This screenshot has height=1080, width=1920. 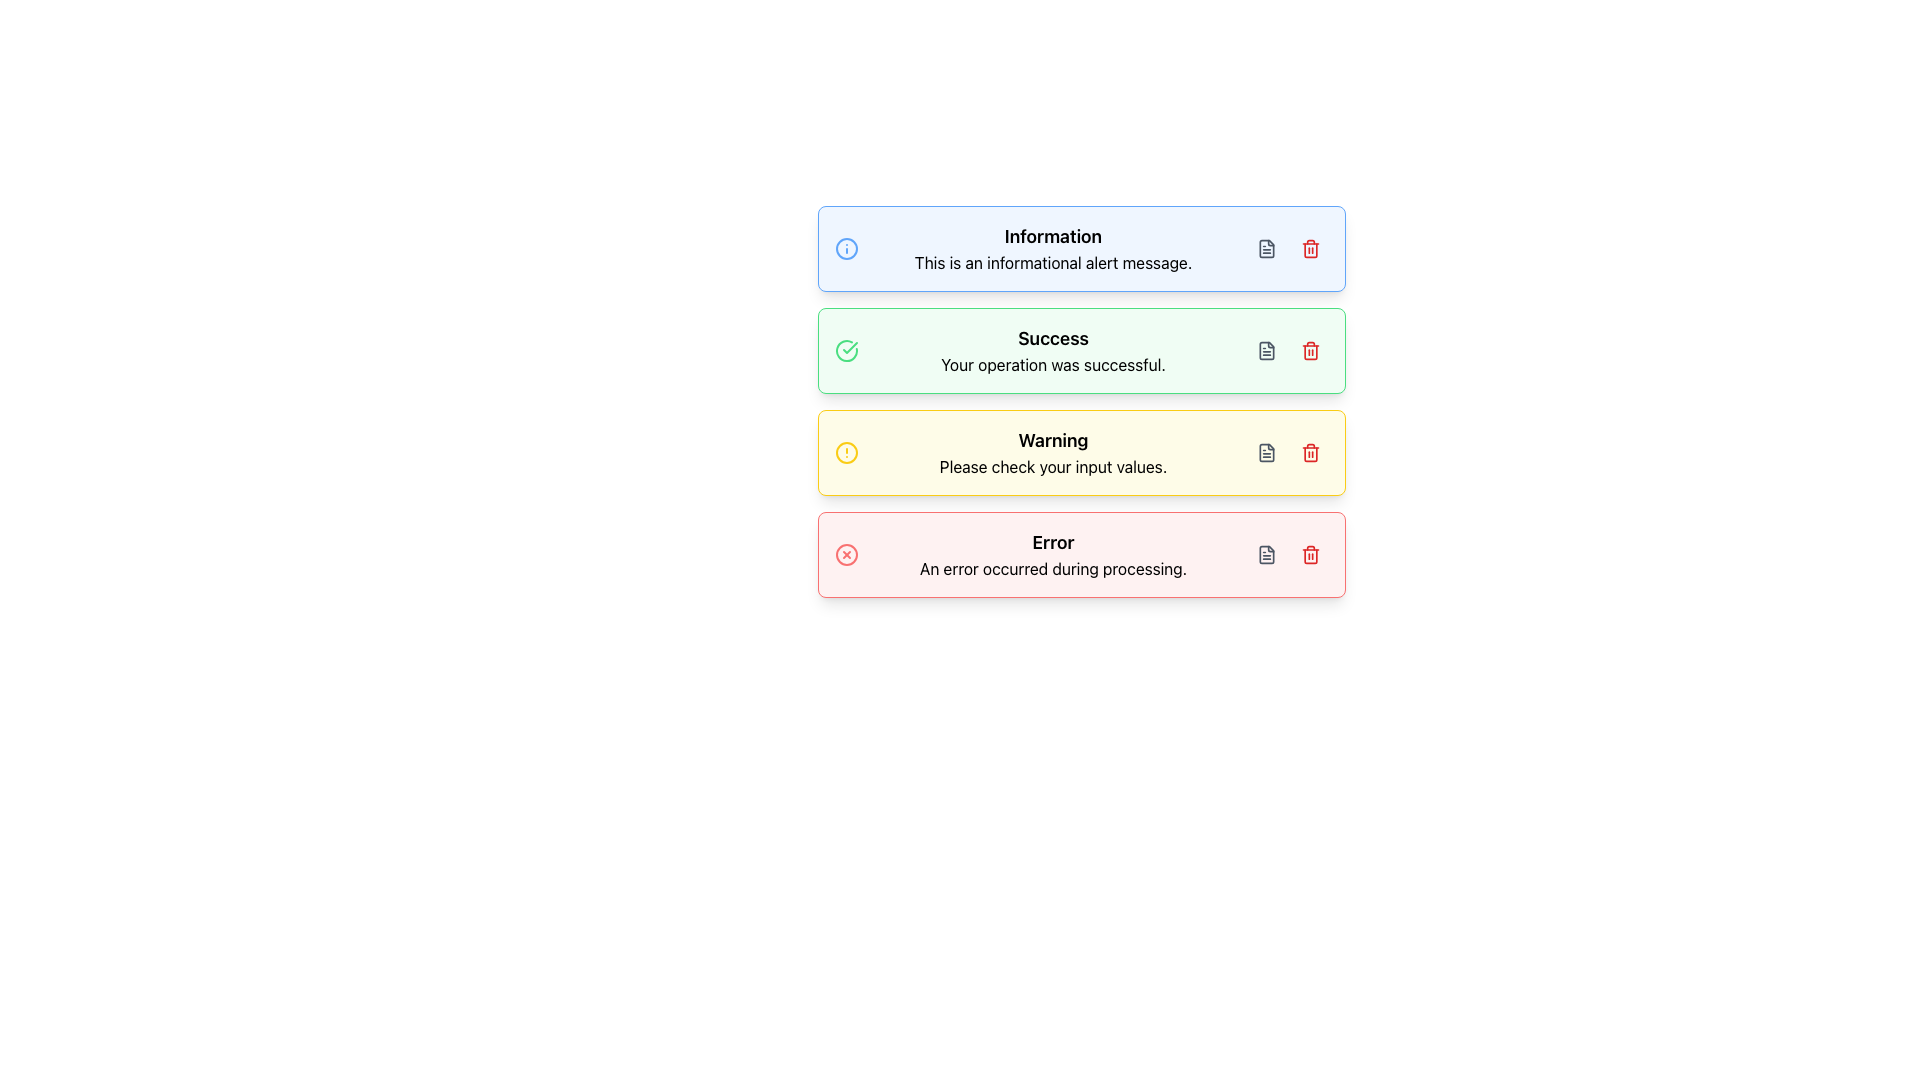 What do you see at coordinates (1265, 555) in the screenshot?
I see `the document icon button located in the red-colored alert section labeled 'Error'` at bounding box center [1265, 555].